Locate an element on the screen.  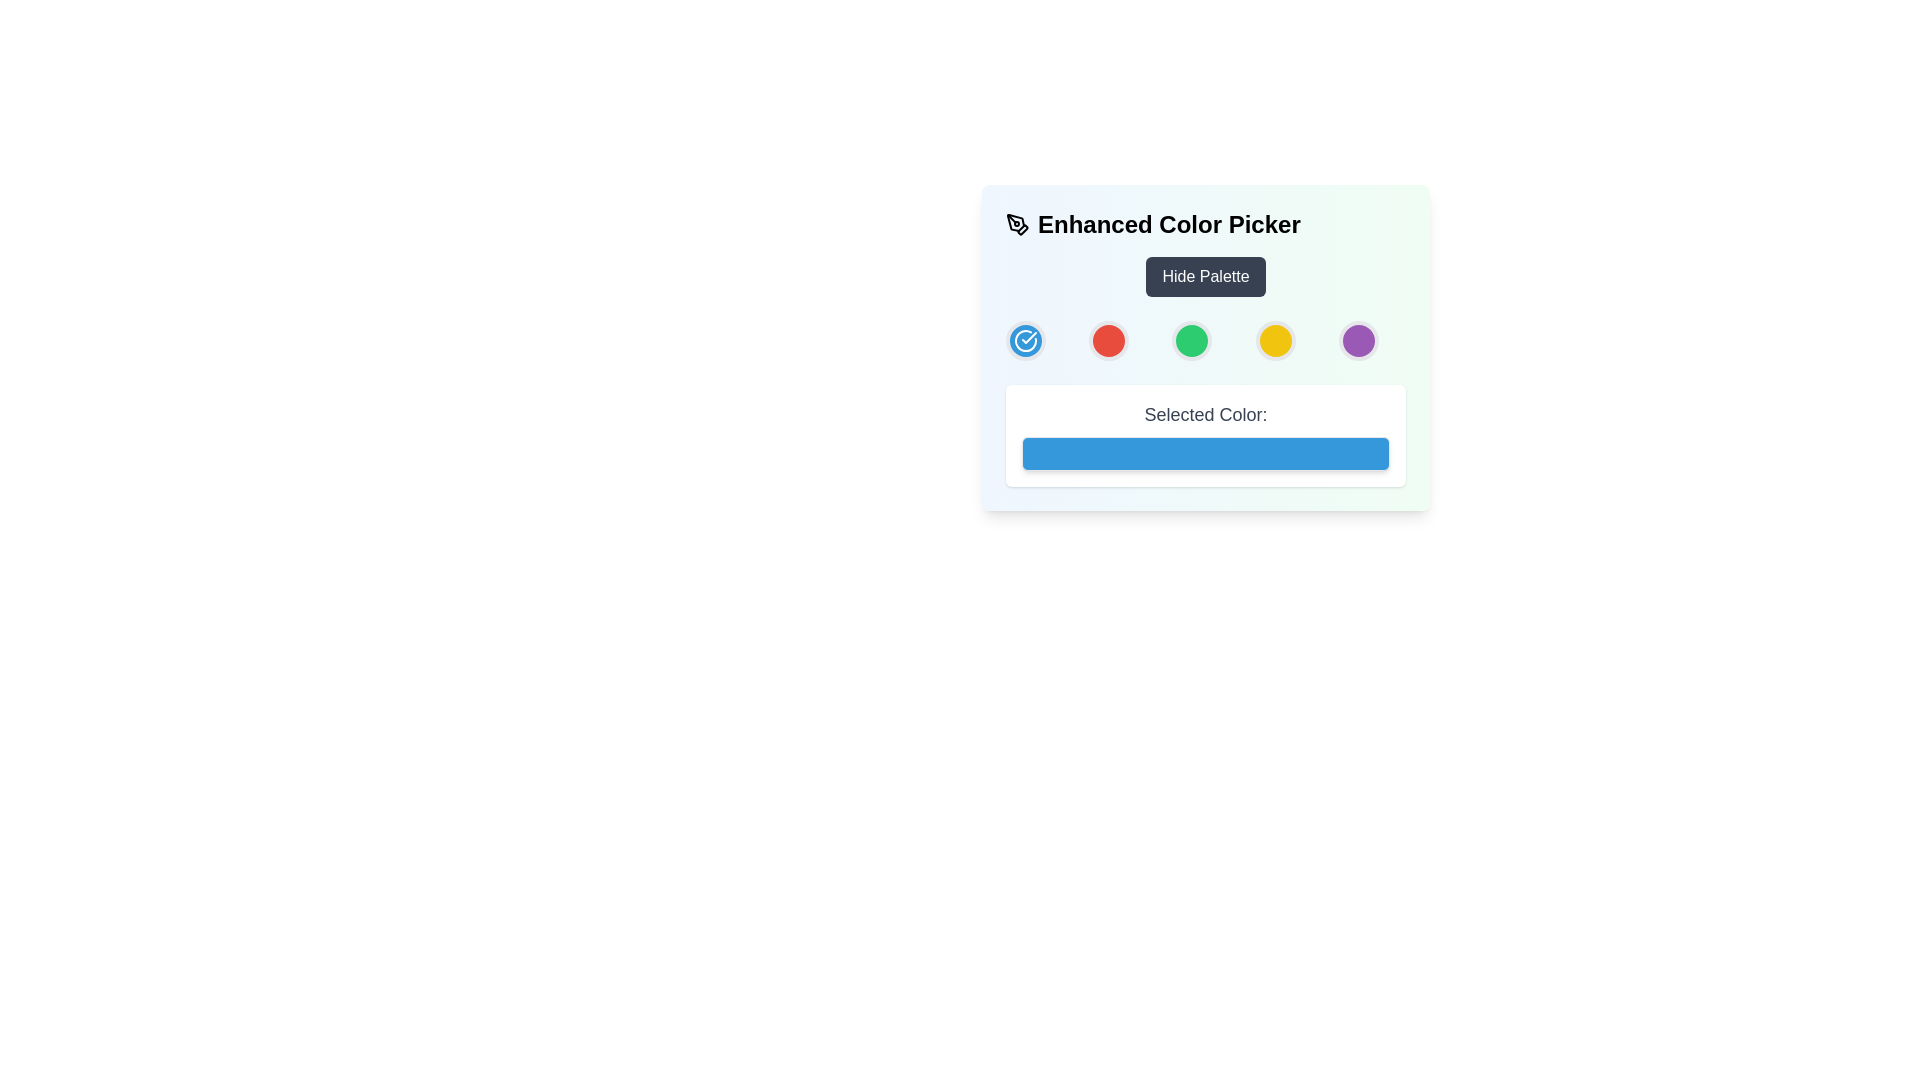
the second button in the color picker interface is located at coordinates (1108, 339).